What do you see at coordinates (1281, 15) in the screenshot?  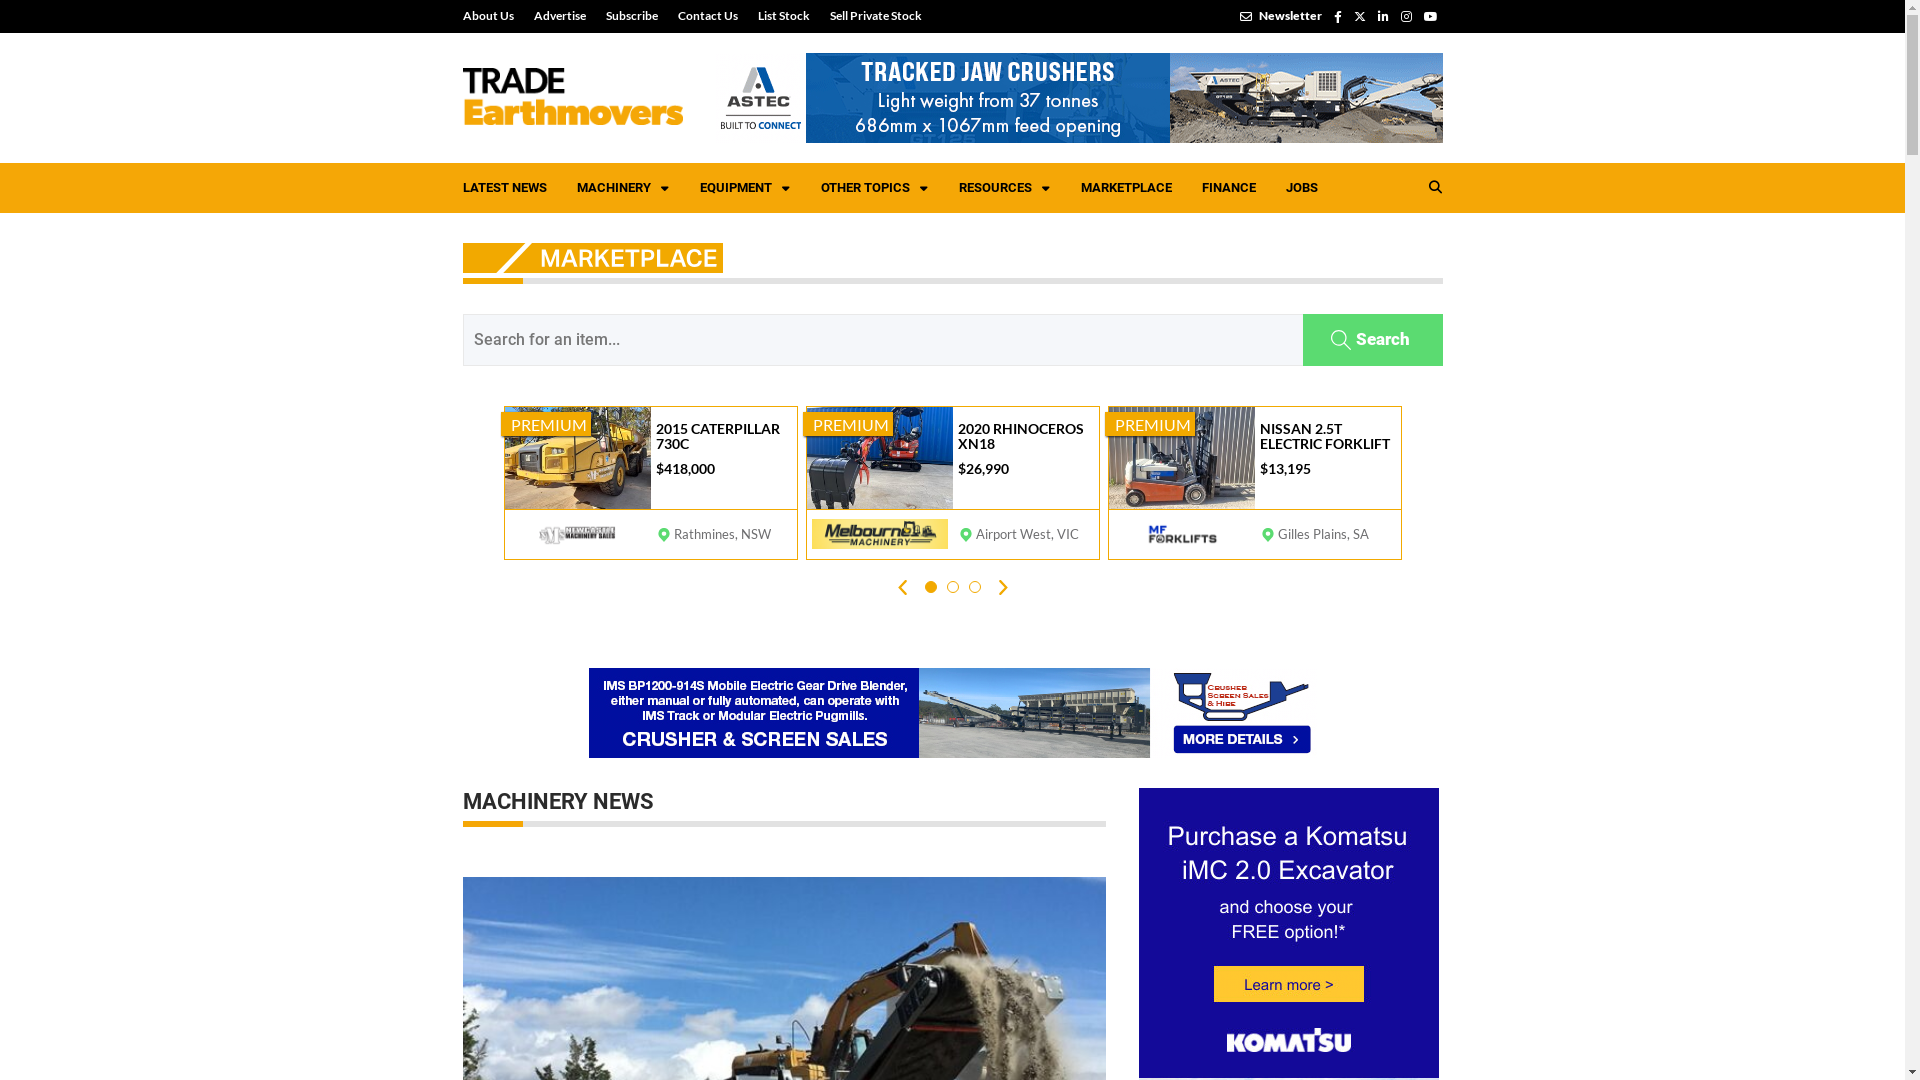 I see `'Newsletter'` at bounding box center [1281, 15].